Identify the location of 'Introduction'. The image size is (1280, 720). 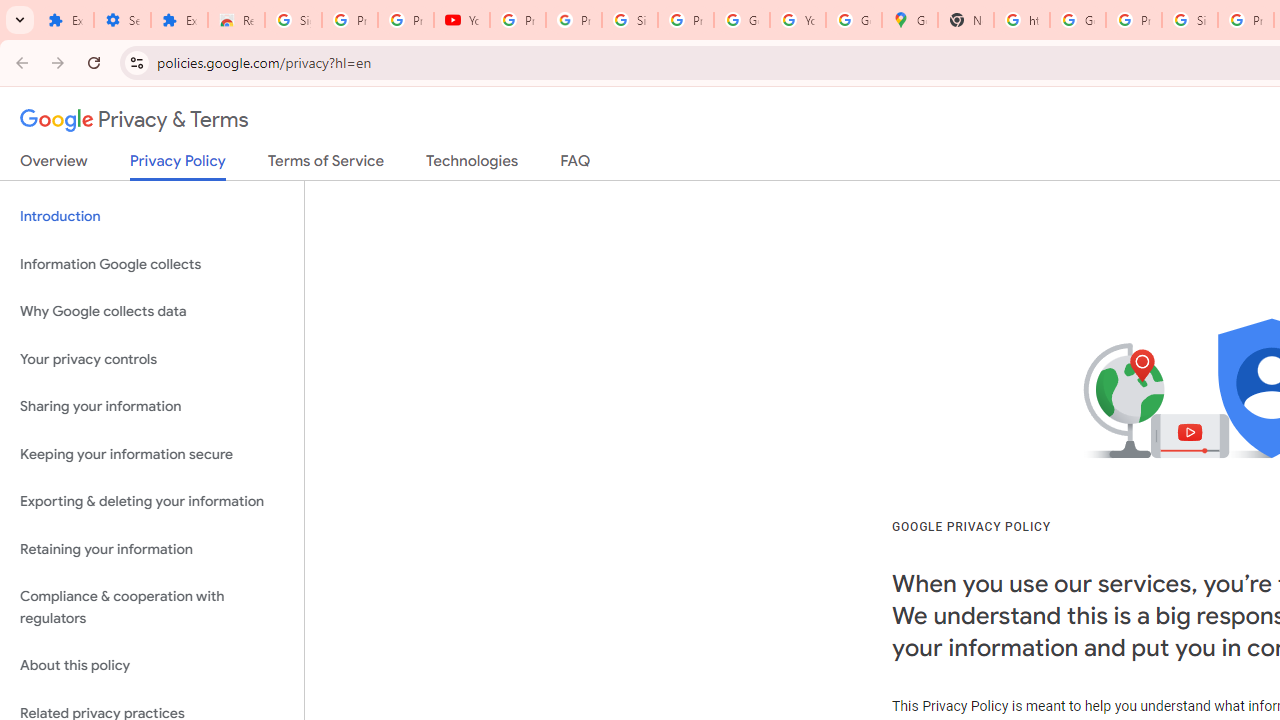
(151, 217).